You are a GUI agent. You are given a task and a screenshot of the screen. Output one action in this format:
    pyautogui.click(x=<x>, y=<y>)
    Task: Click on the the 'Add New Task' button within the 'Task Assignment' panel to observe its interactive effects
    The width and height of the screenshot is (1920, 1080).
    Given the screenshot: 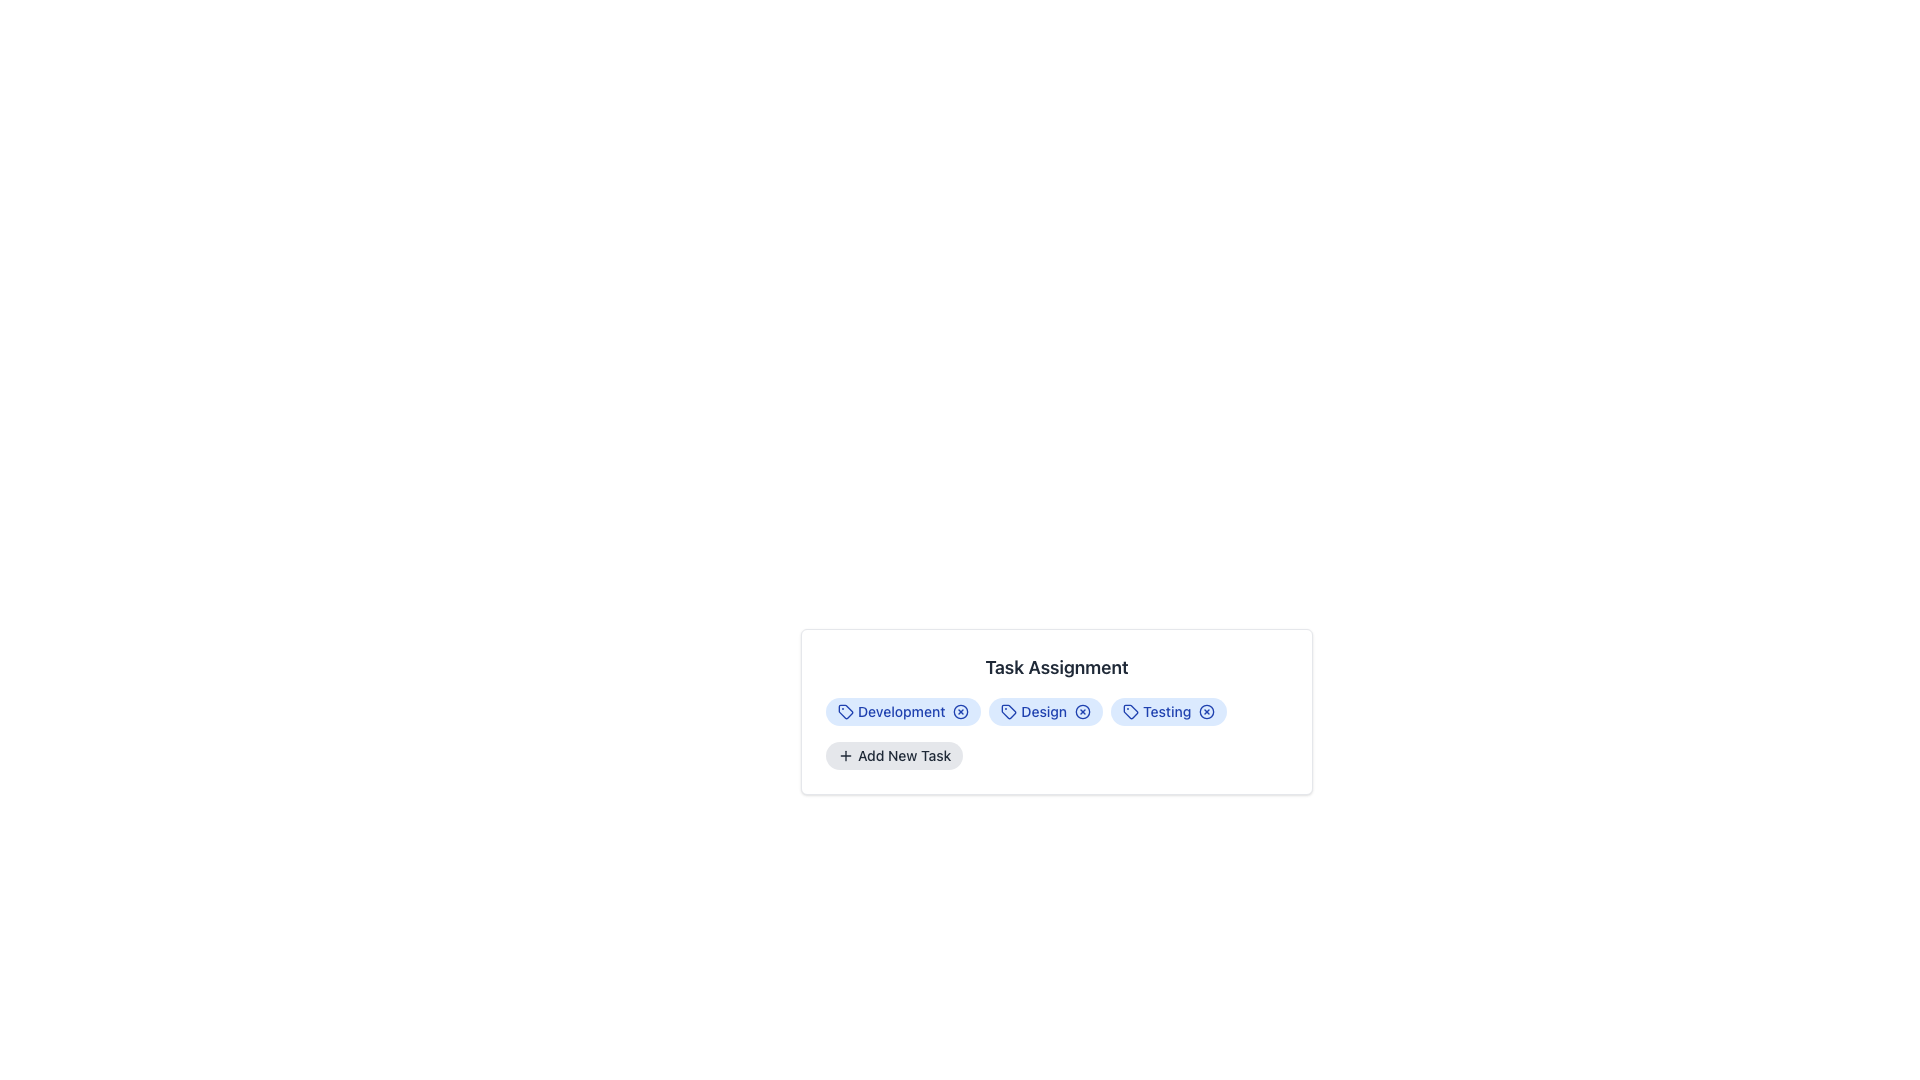 What is the action you would take?
    pyautogui.click(x=1055, y=711)
    